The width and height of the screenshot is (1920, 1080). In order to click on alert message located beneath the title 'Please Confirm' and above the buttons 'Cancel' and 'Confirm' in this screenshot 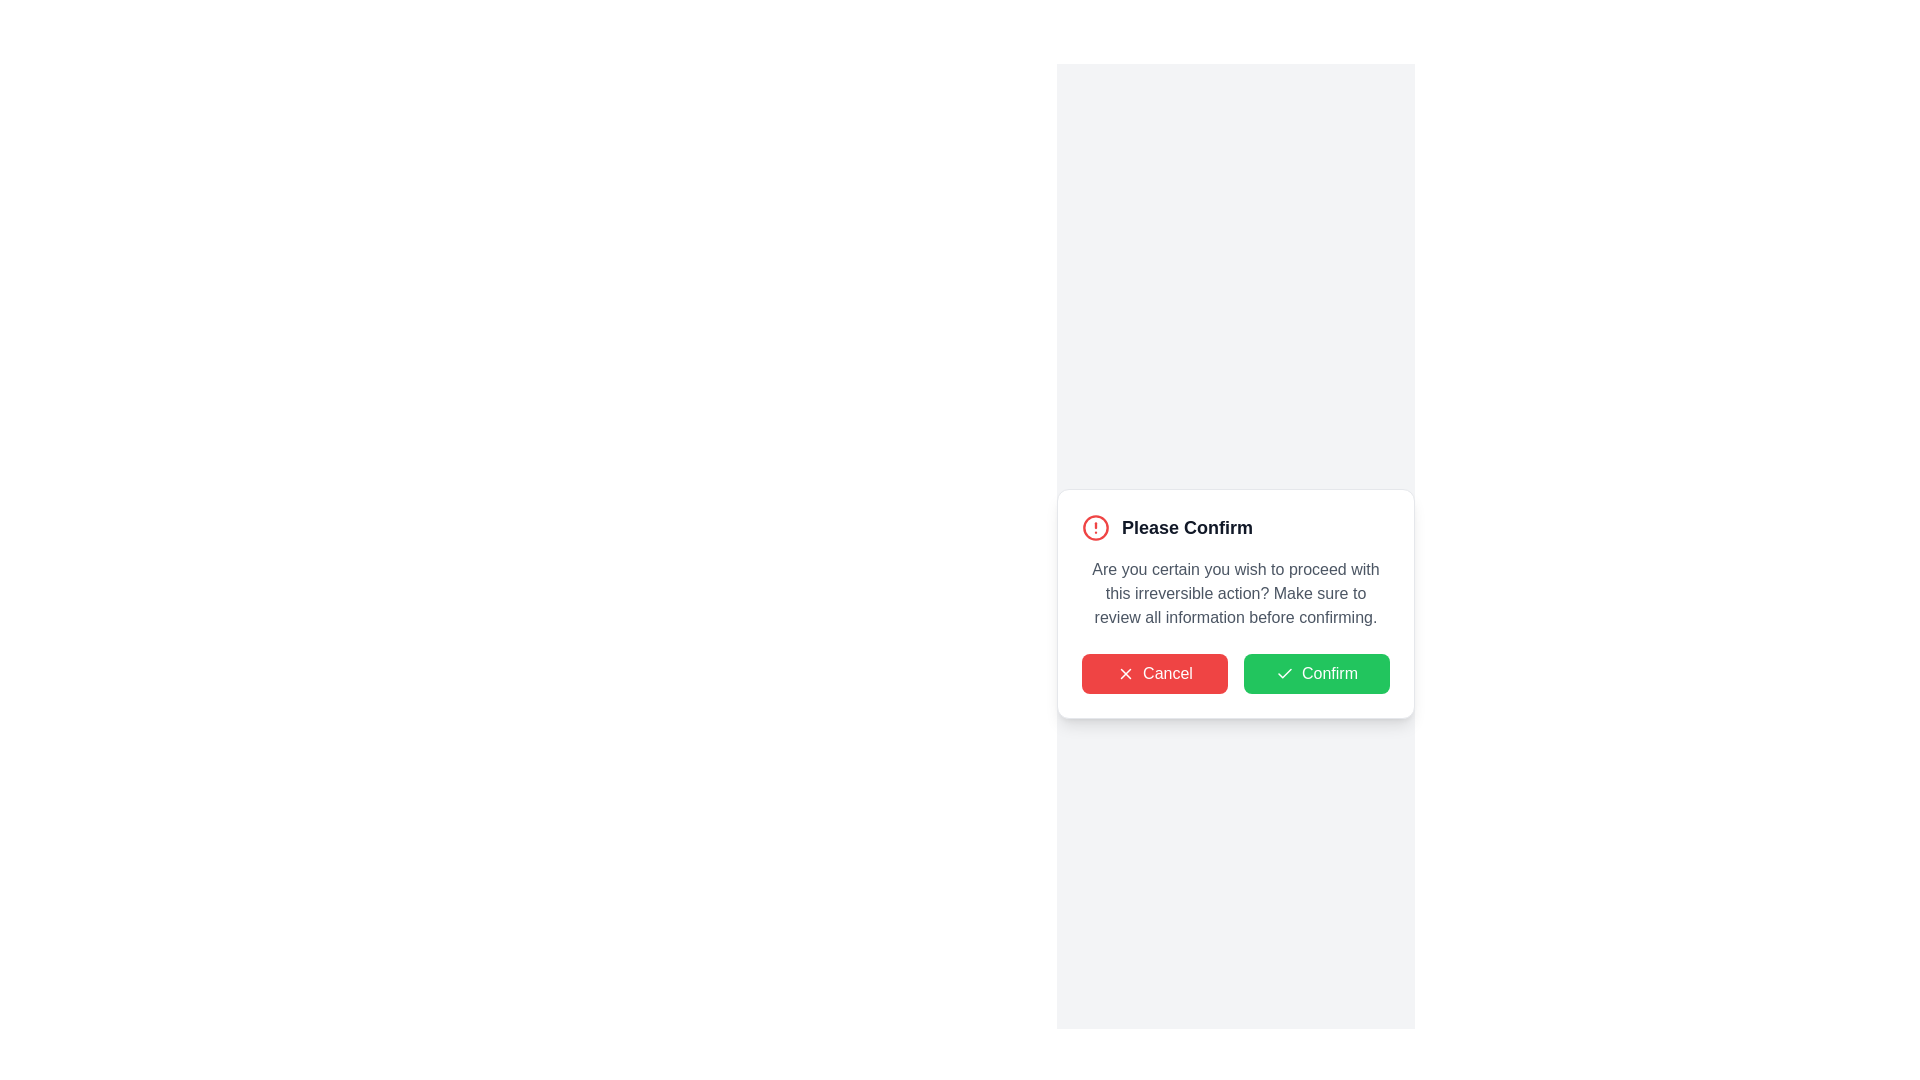, I will do `click(1235, 593)`.